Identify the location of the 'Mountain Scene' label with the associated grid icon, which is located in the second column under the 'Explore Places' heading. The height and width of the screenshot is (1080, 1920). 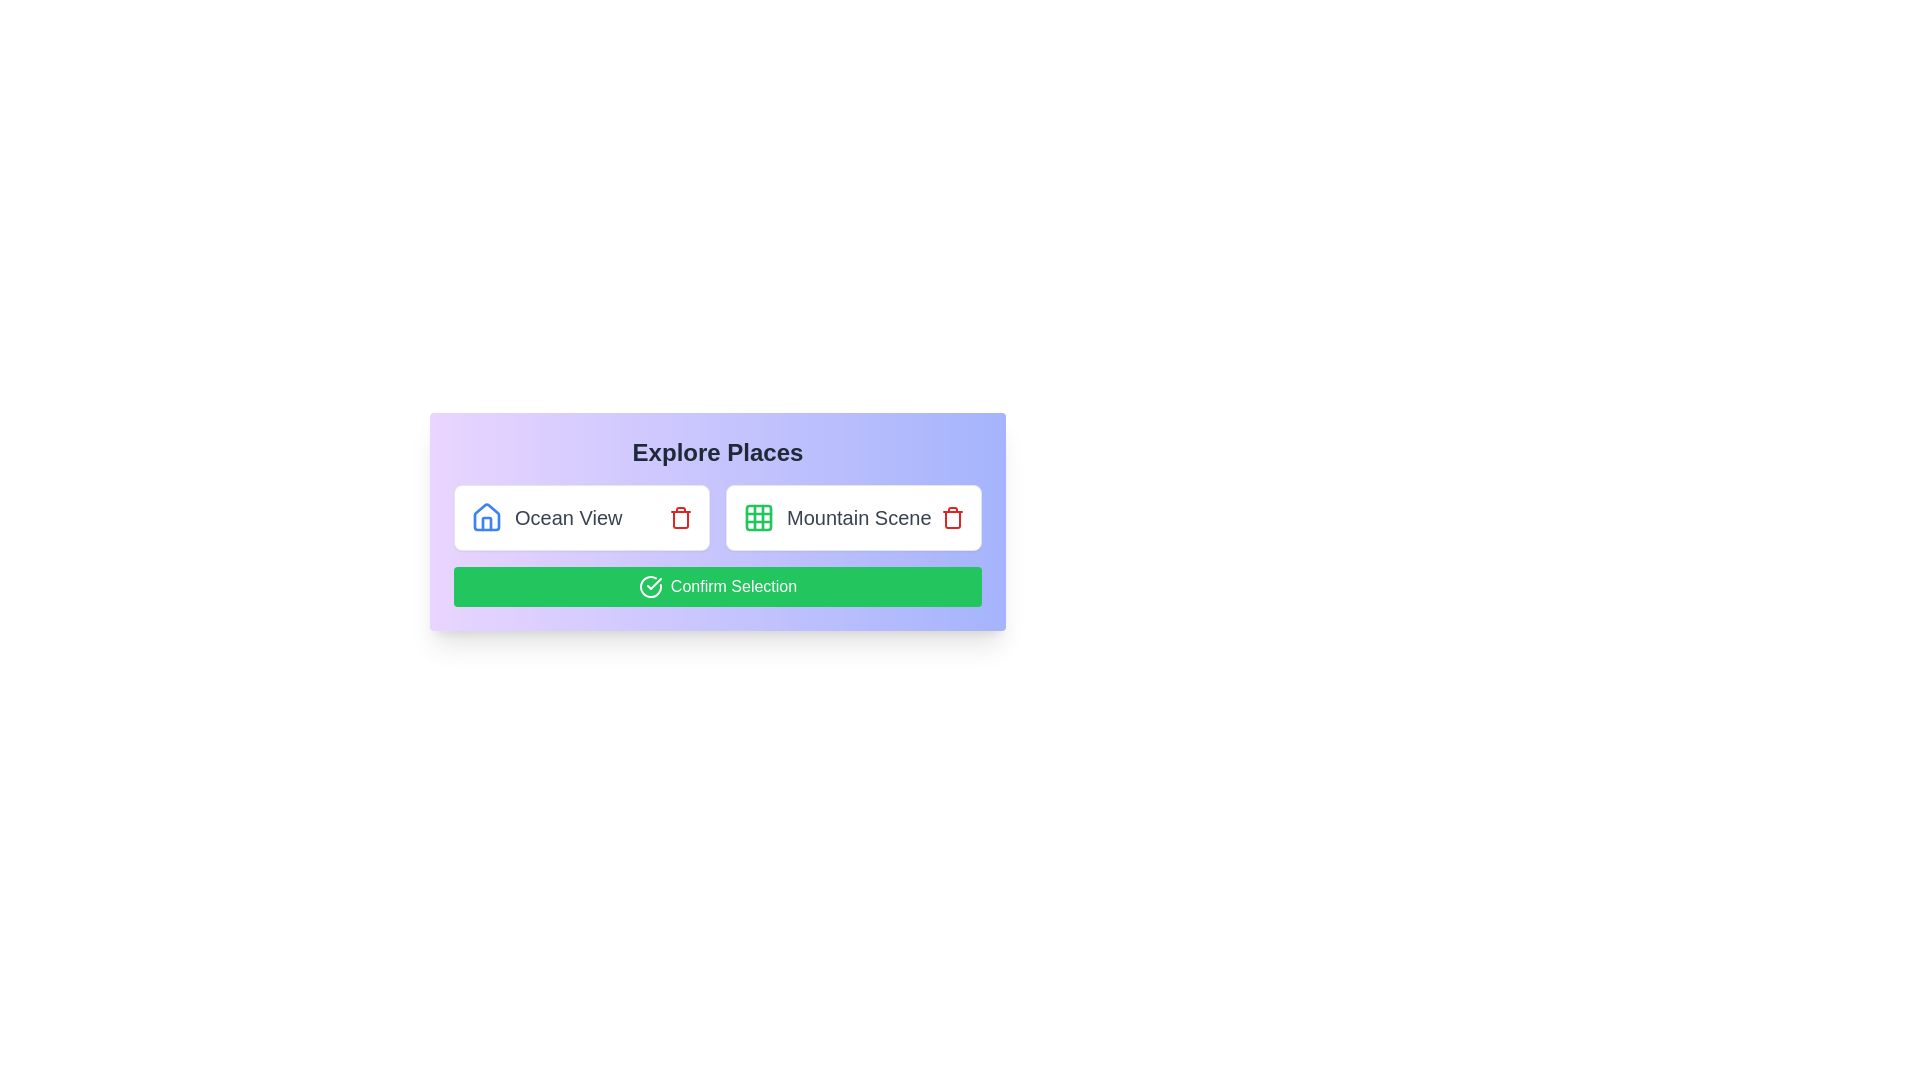
(837, 516).